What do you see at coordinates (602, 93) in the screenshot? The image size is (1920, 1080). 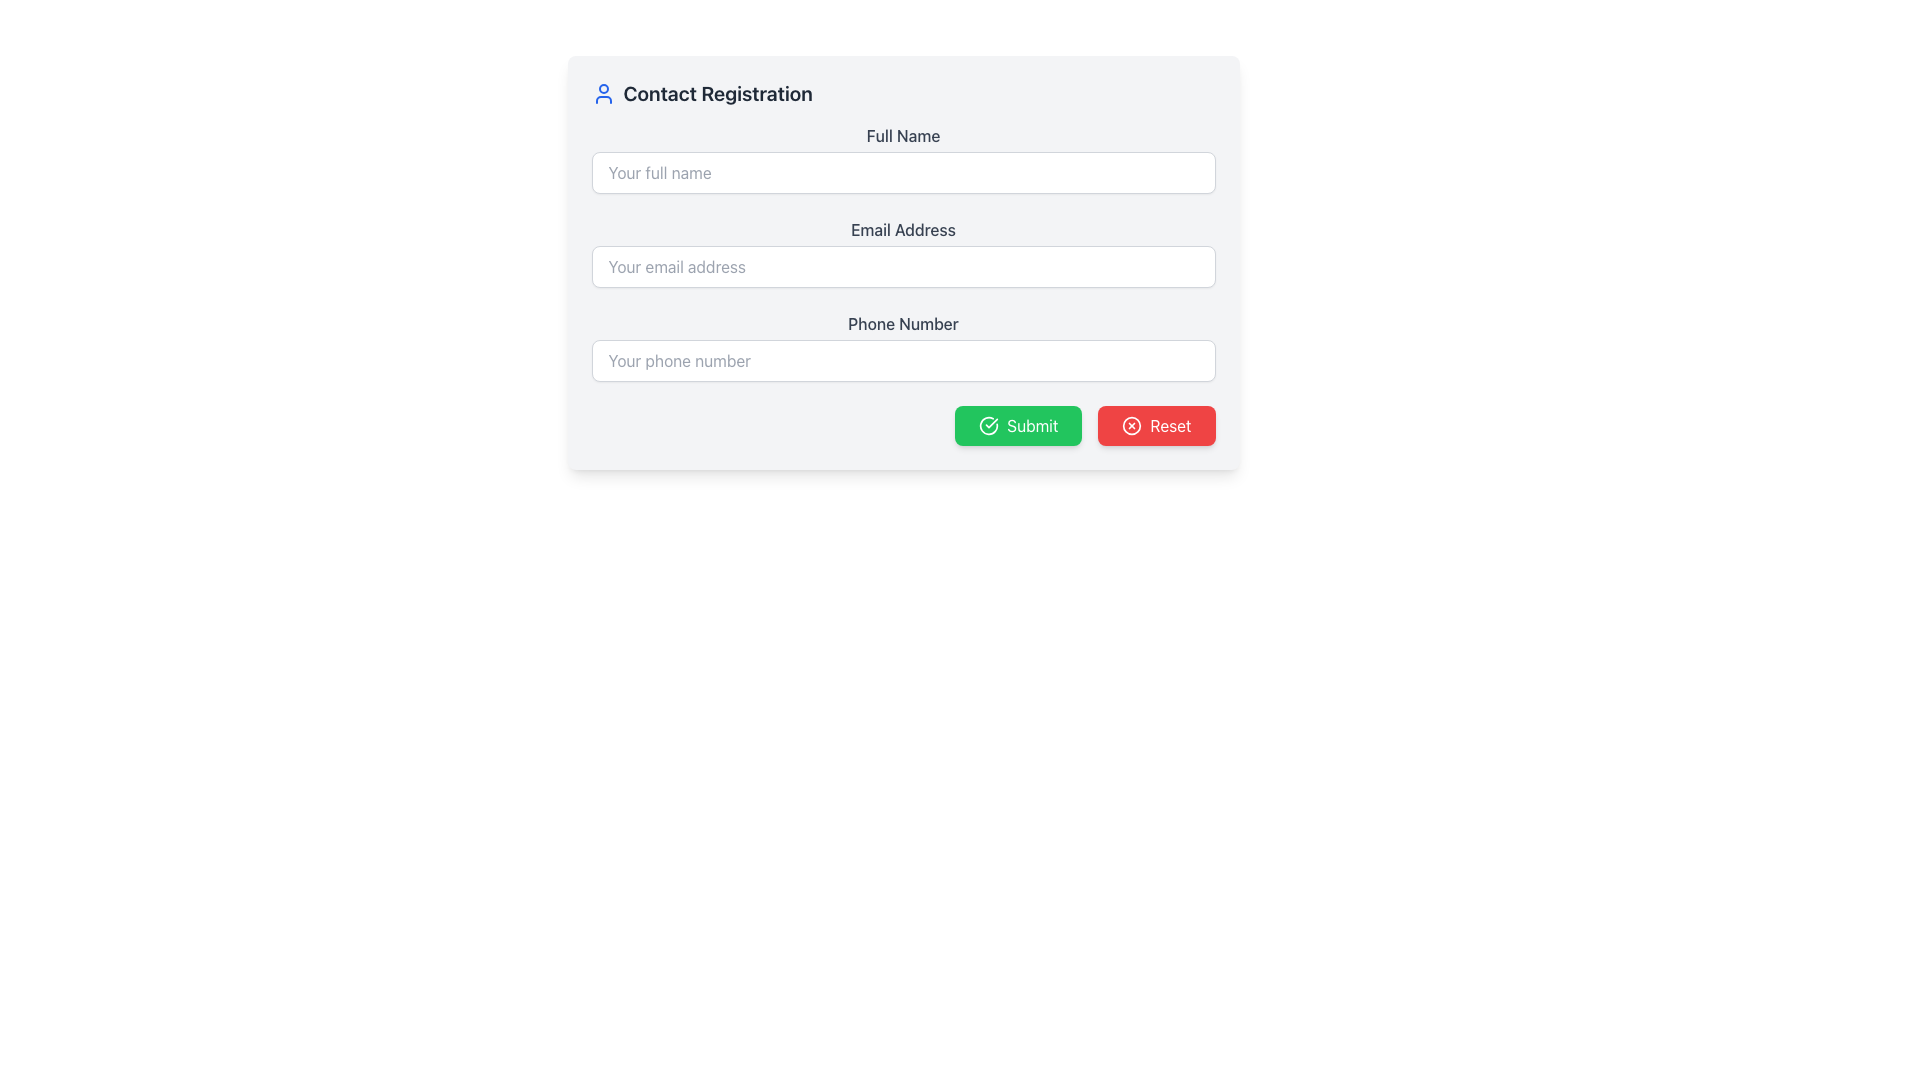 I see `the decorative icon representing the 'Contact Registration' heading, which is located to the left of the 'Contact Registration' title text` at bounding box center [602, 93].